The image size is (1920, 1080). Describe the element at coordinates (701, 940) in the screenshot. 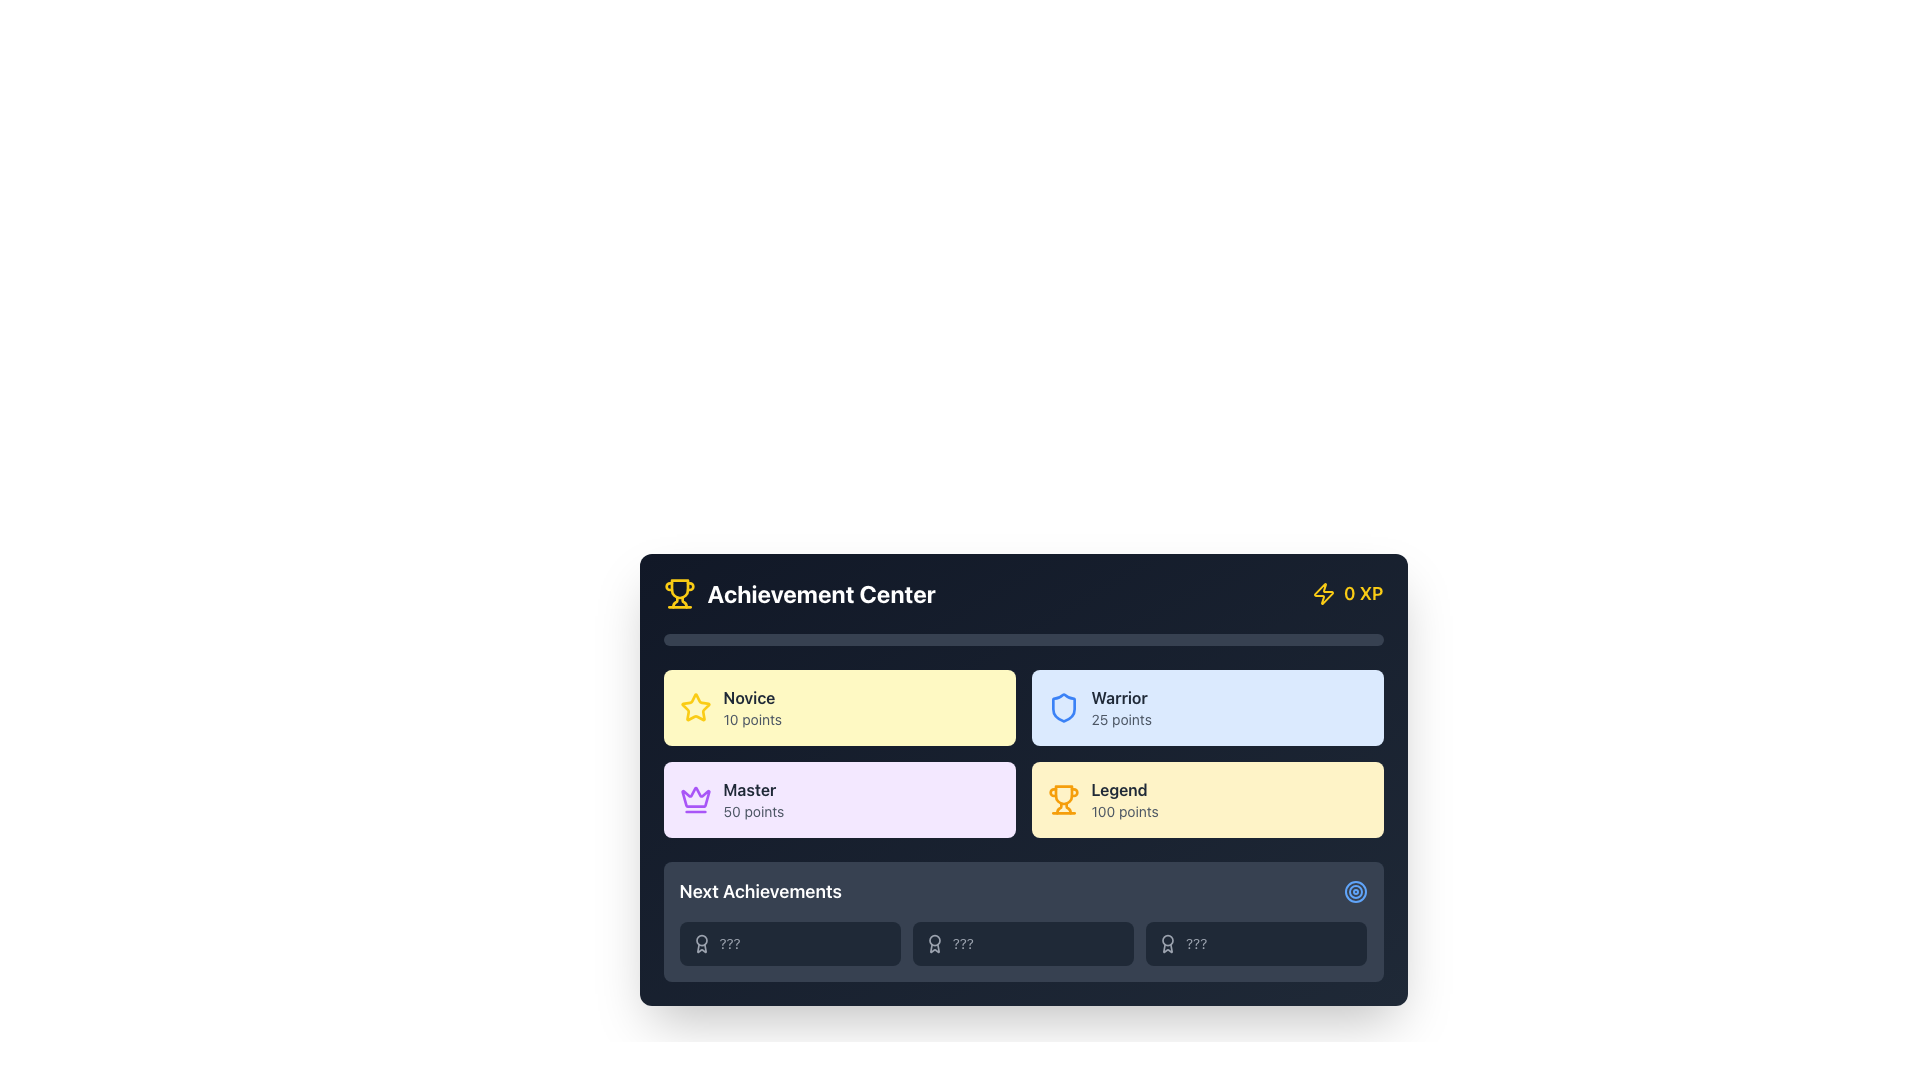

I see `the circular shape within the award icon, which is centrally positioned and characterized by a minimalistic design in gray` at that location.